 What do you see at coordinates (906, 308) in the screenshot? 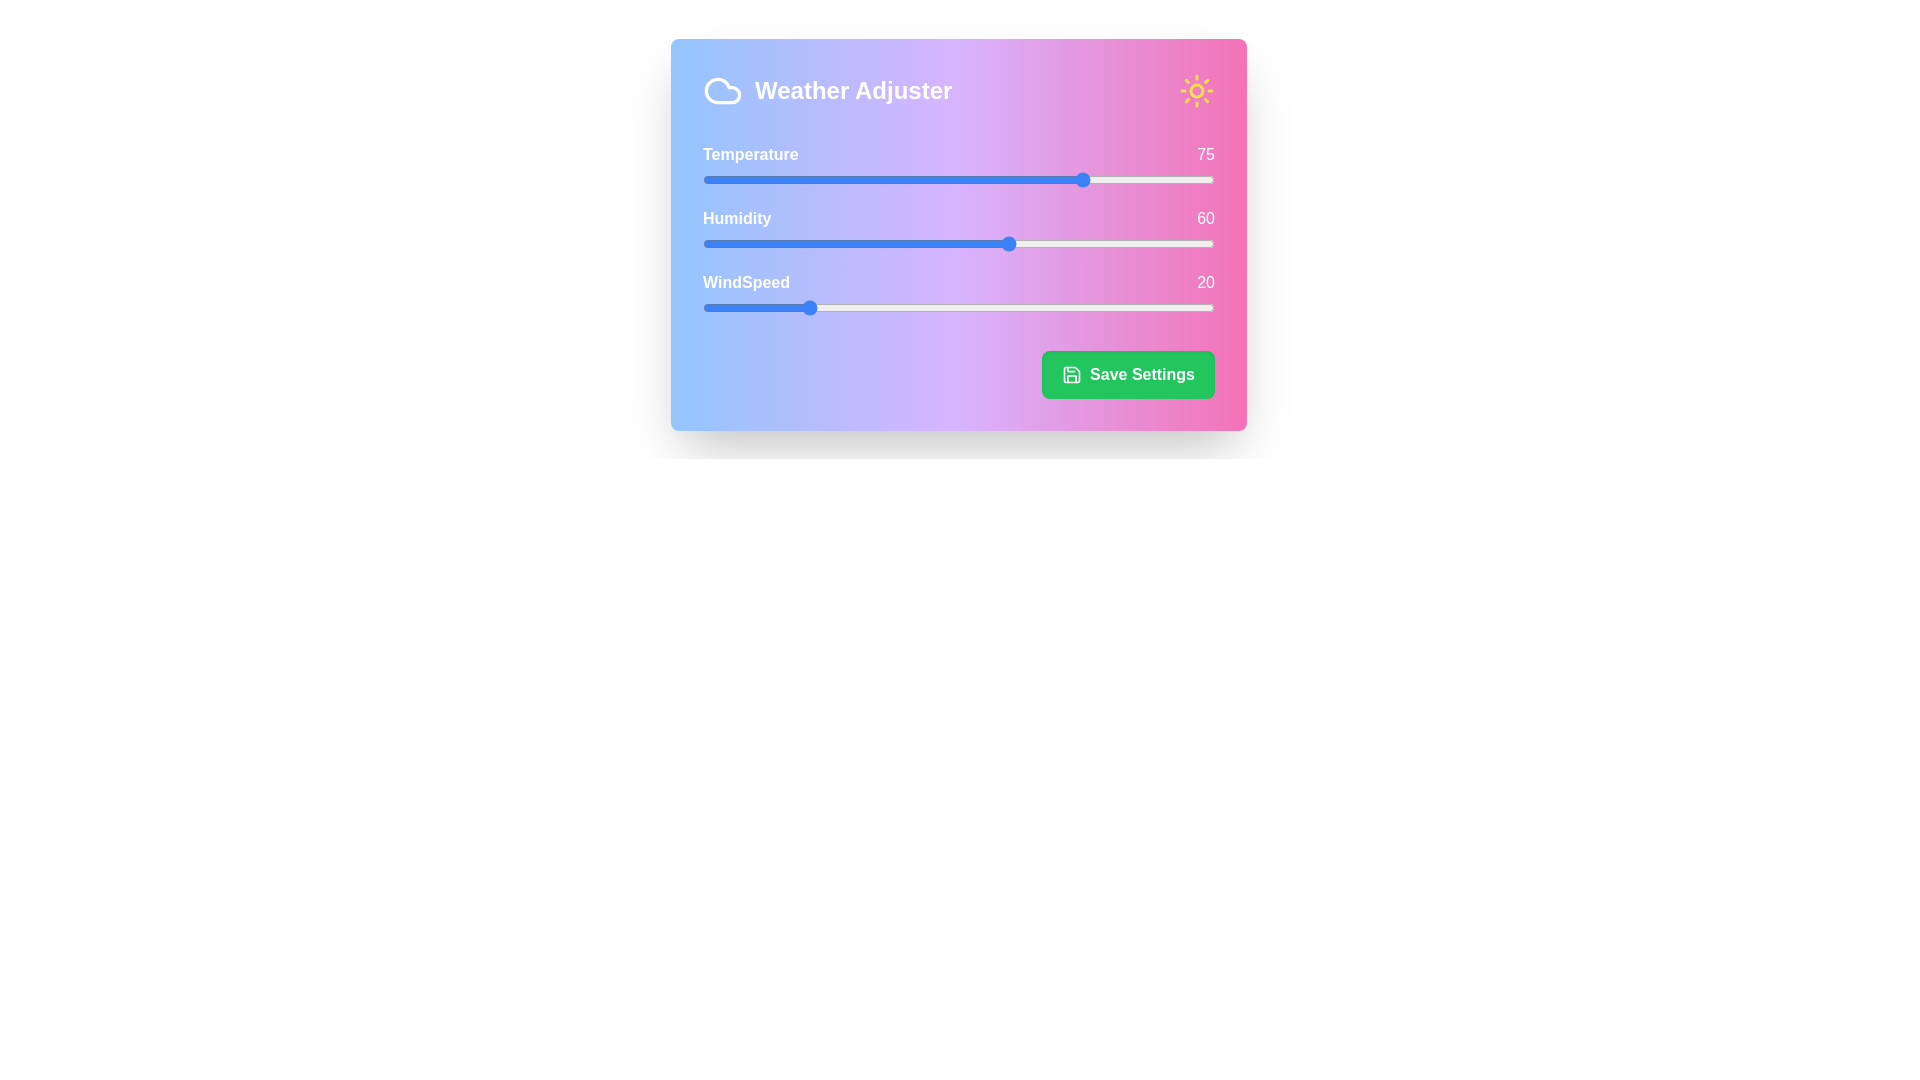
I see `the wind speed` at bounding box center [906, 308].